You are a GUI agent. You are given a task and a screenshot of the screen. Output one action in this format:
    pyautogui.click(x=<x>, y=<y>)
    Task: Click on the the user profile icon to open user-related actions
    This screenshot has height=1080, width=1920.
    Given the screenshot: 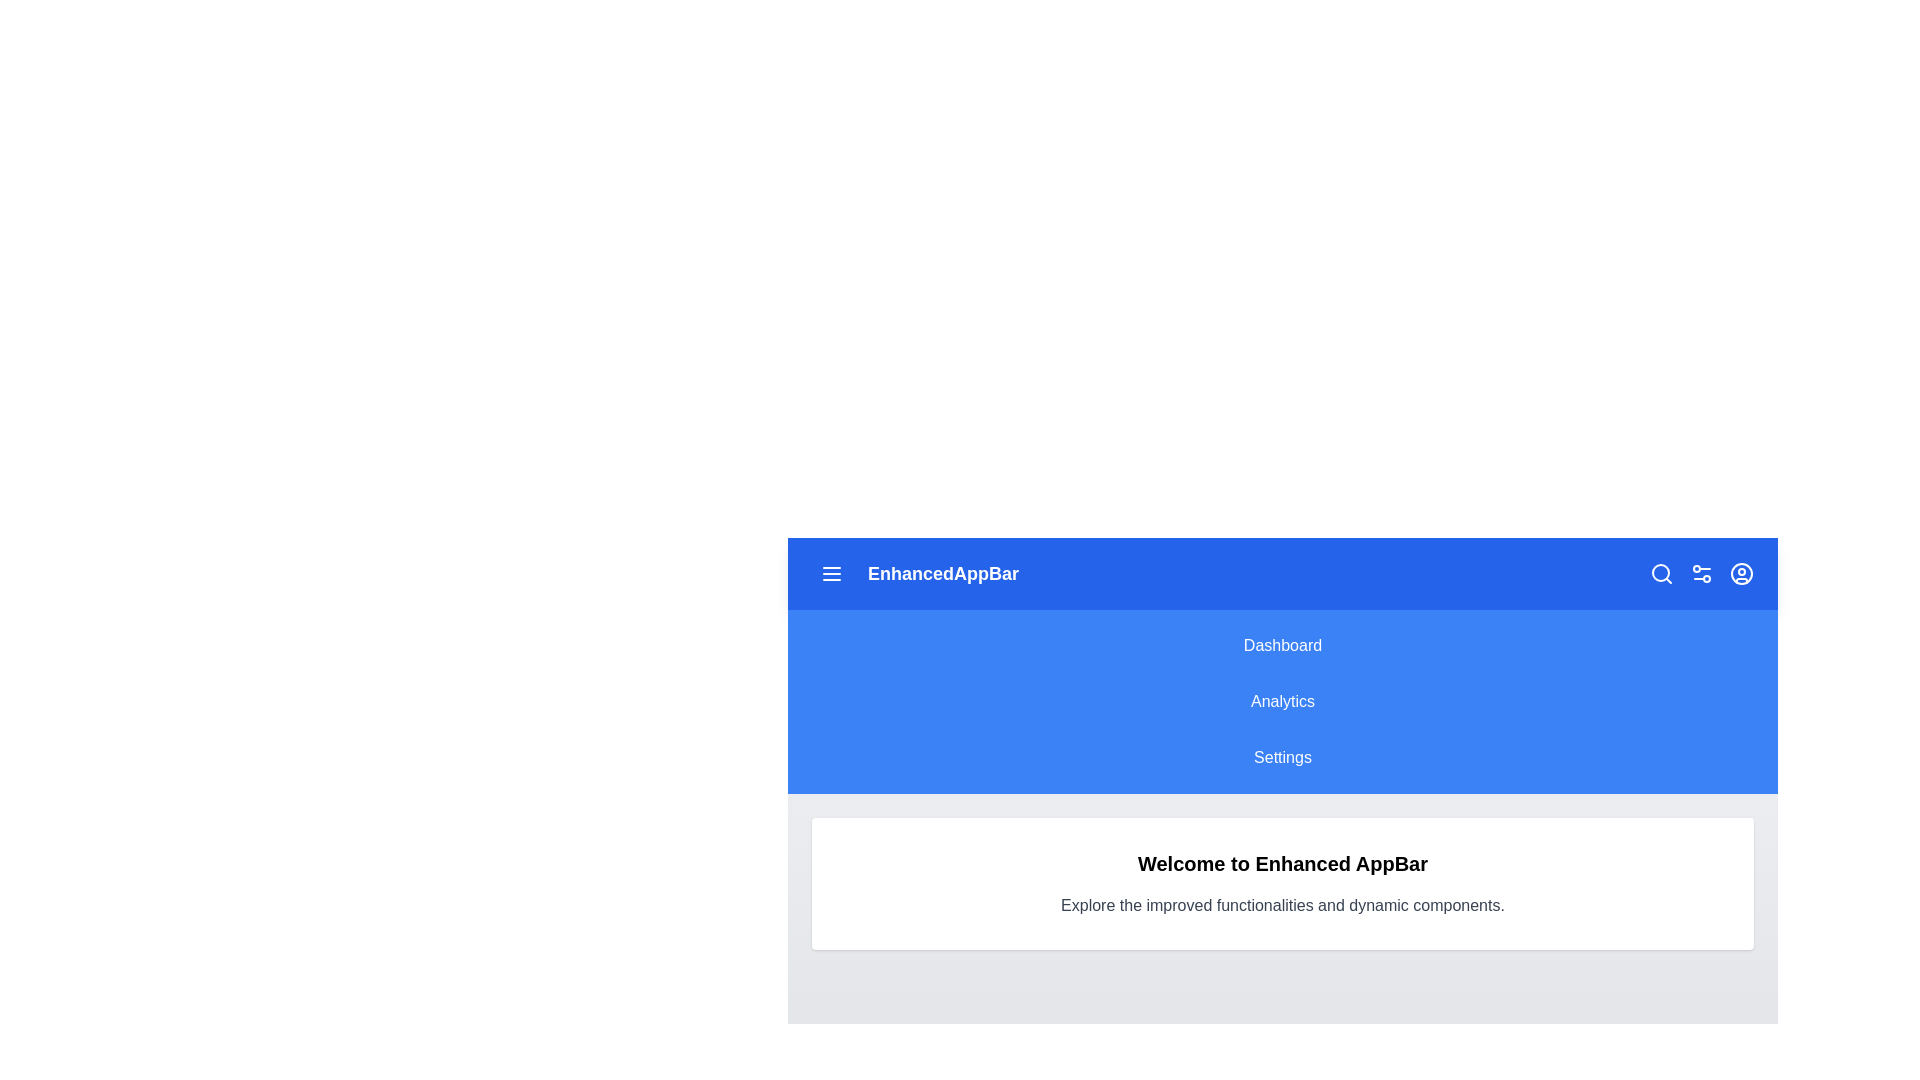 What is the action you would take?
    pyautogui.click(x=1741, y=574)
    